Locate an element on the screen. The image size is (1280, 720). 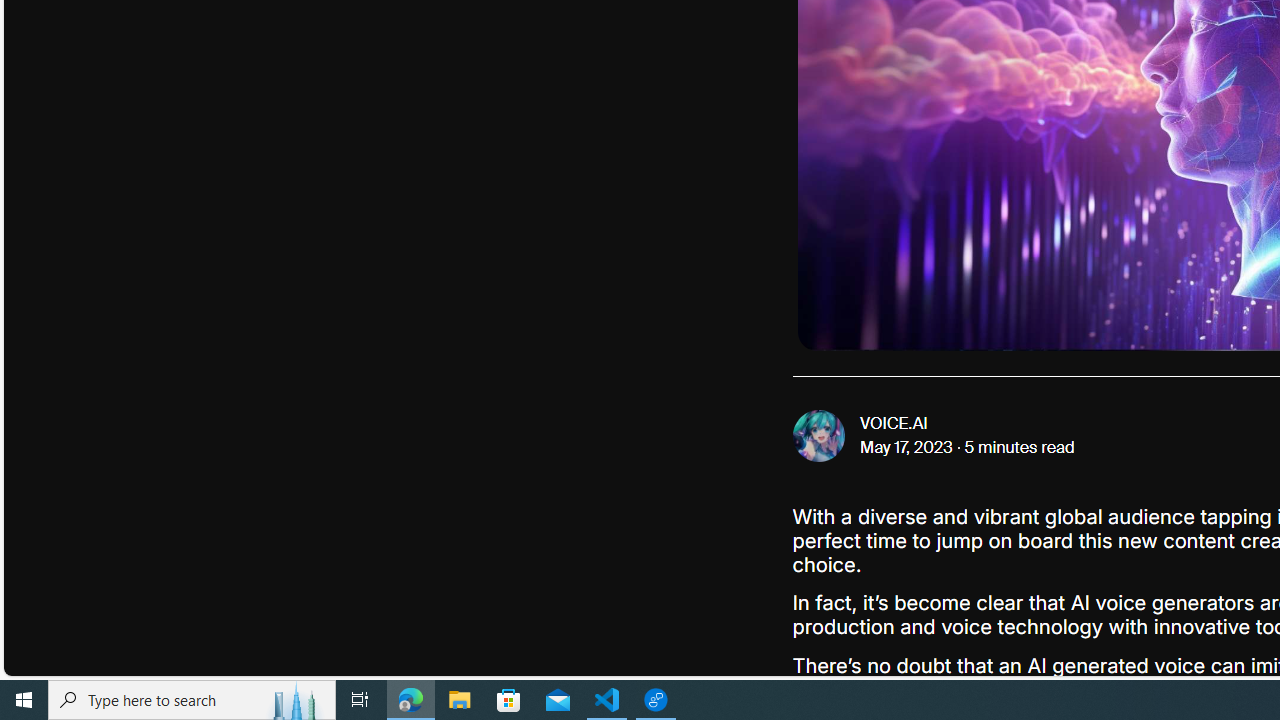
'VOICE.AI' is located at coordinates (893, 423).